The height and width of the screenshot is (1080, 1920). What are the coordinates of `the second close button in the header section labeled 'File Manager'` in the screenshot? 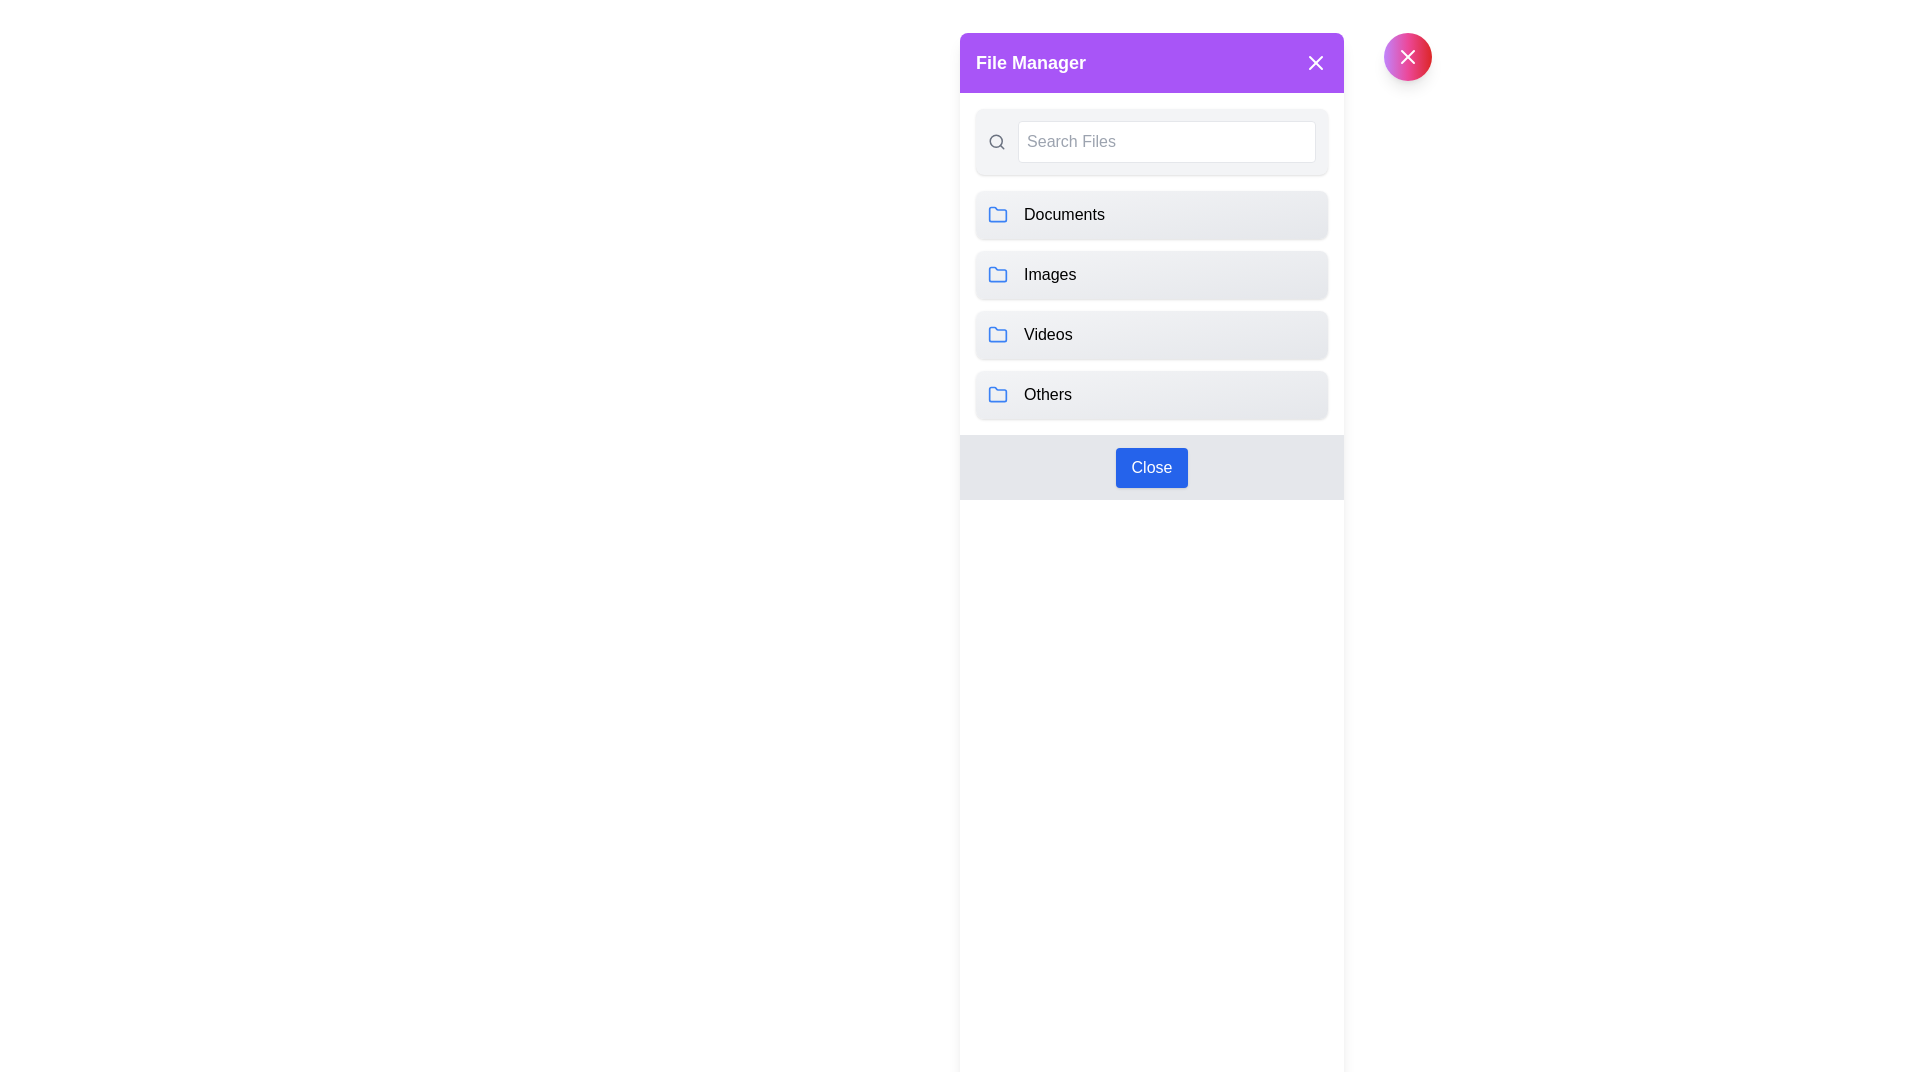 It's located at (1406, 56).